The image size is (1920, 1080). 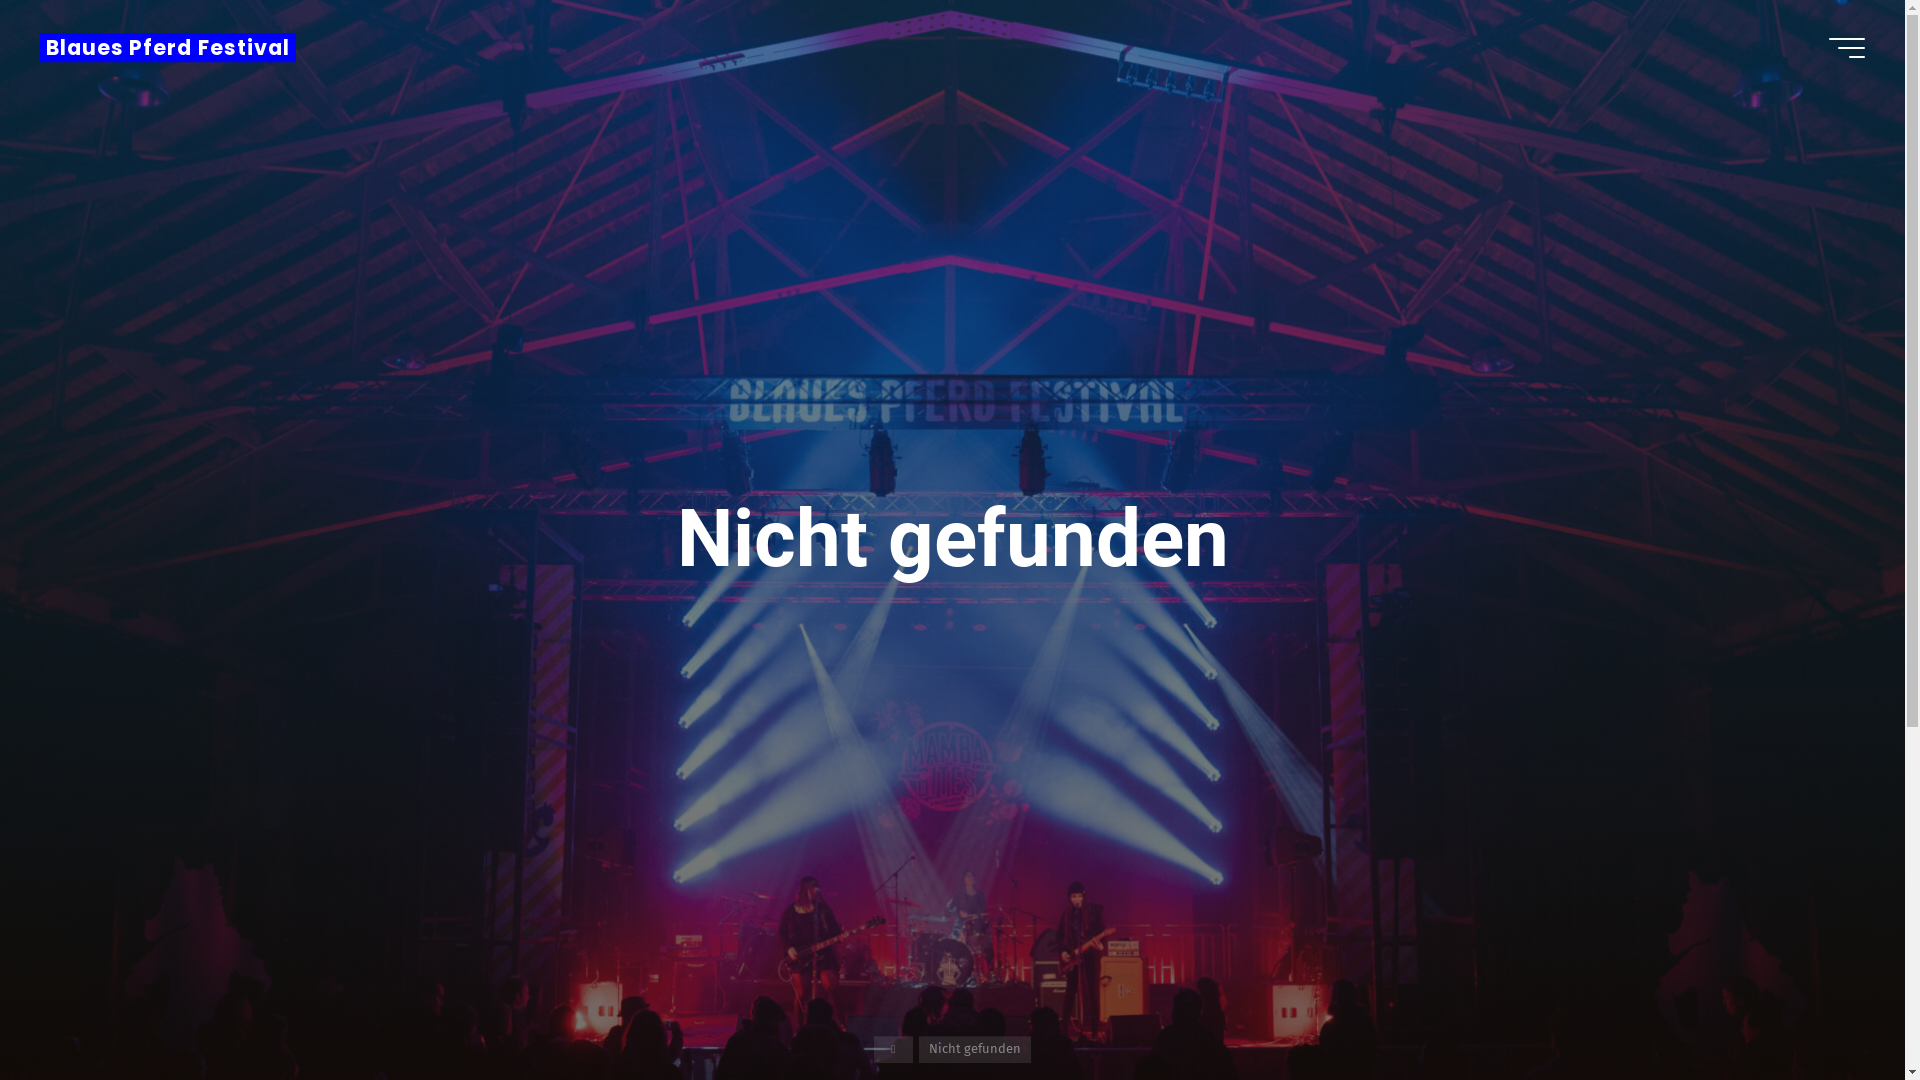 I want to click on 'Startseite', so click(x=892, y=1048).